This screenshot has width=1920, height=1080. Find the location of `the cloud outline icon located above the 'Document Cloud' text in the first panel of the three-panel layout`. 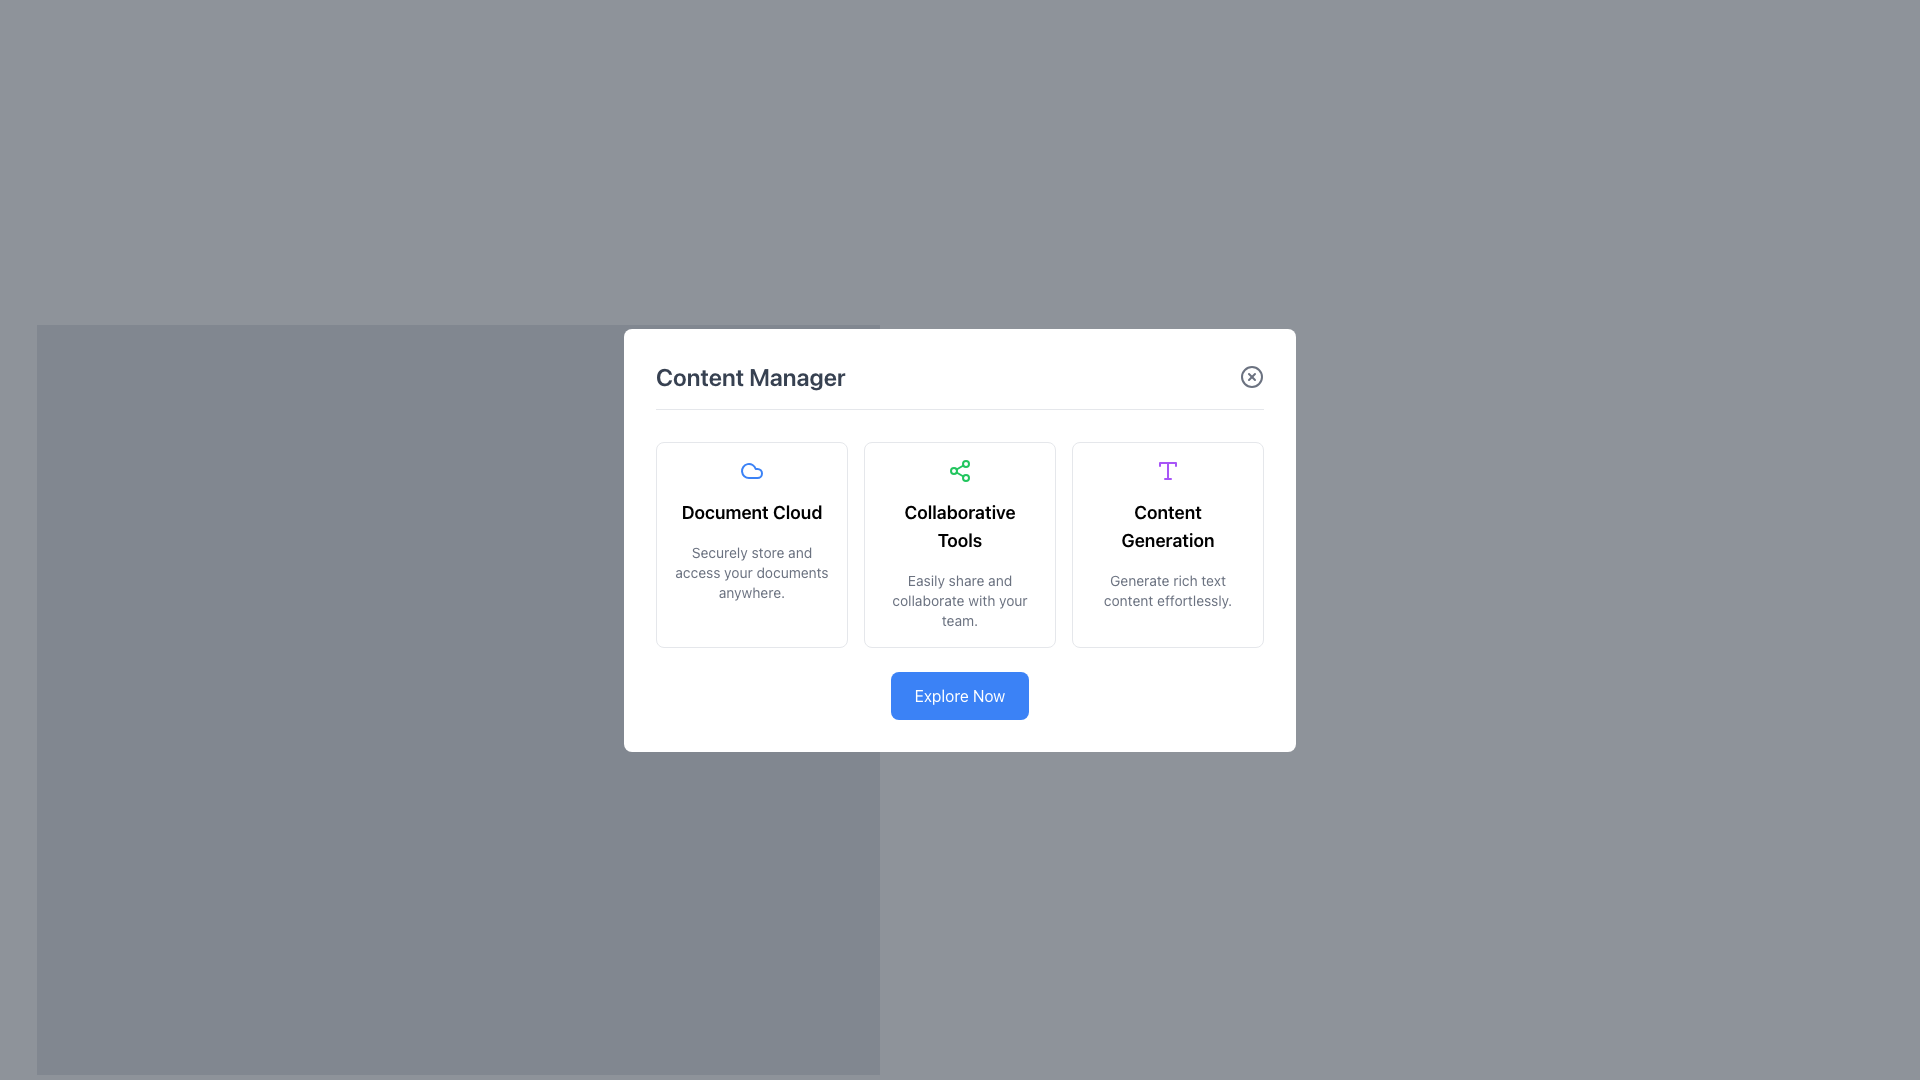

the cloud outline icon located above the 'Document Cloud' text in the first panel of the three-panel layout is located at coordinates (751, 470).